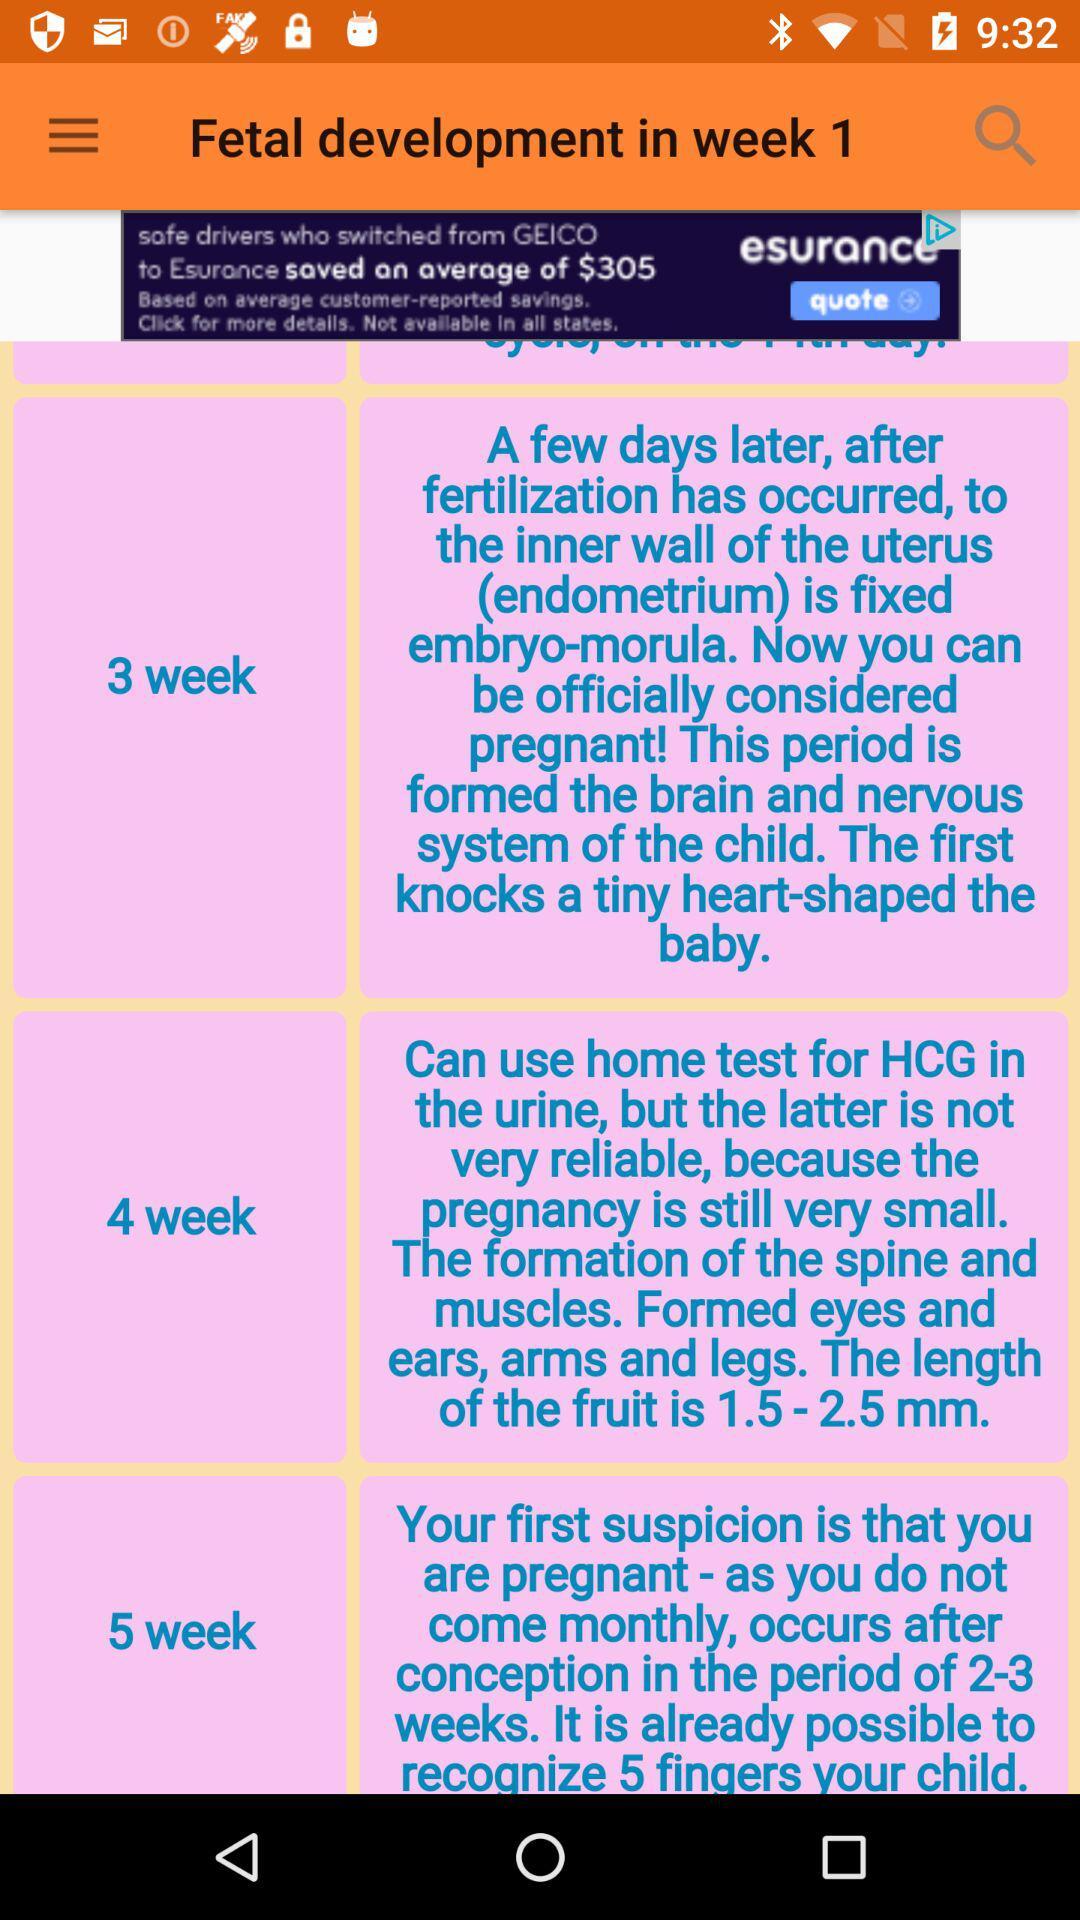 The height and width of the screenshot is (1920, 1080). What do you see at coordinates (540, 274) in the screenshot?
I see `get quote` at bounding box center [540, 274].